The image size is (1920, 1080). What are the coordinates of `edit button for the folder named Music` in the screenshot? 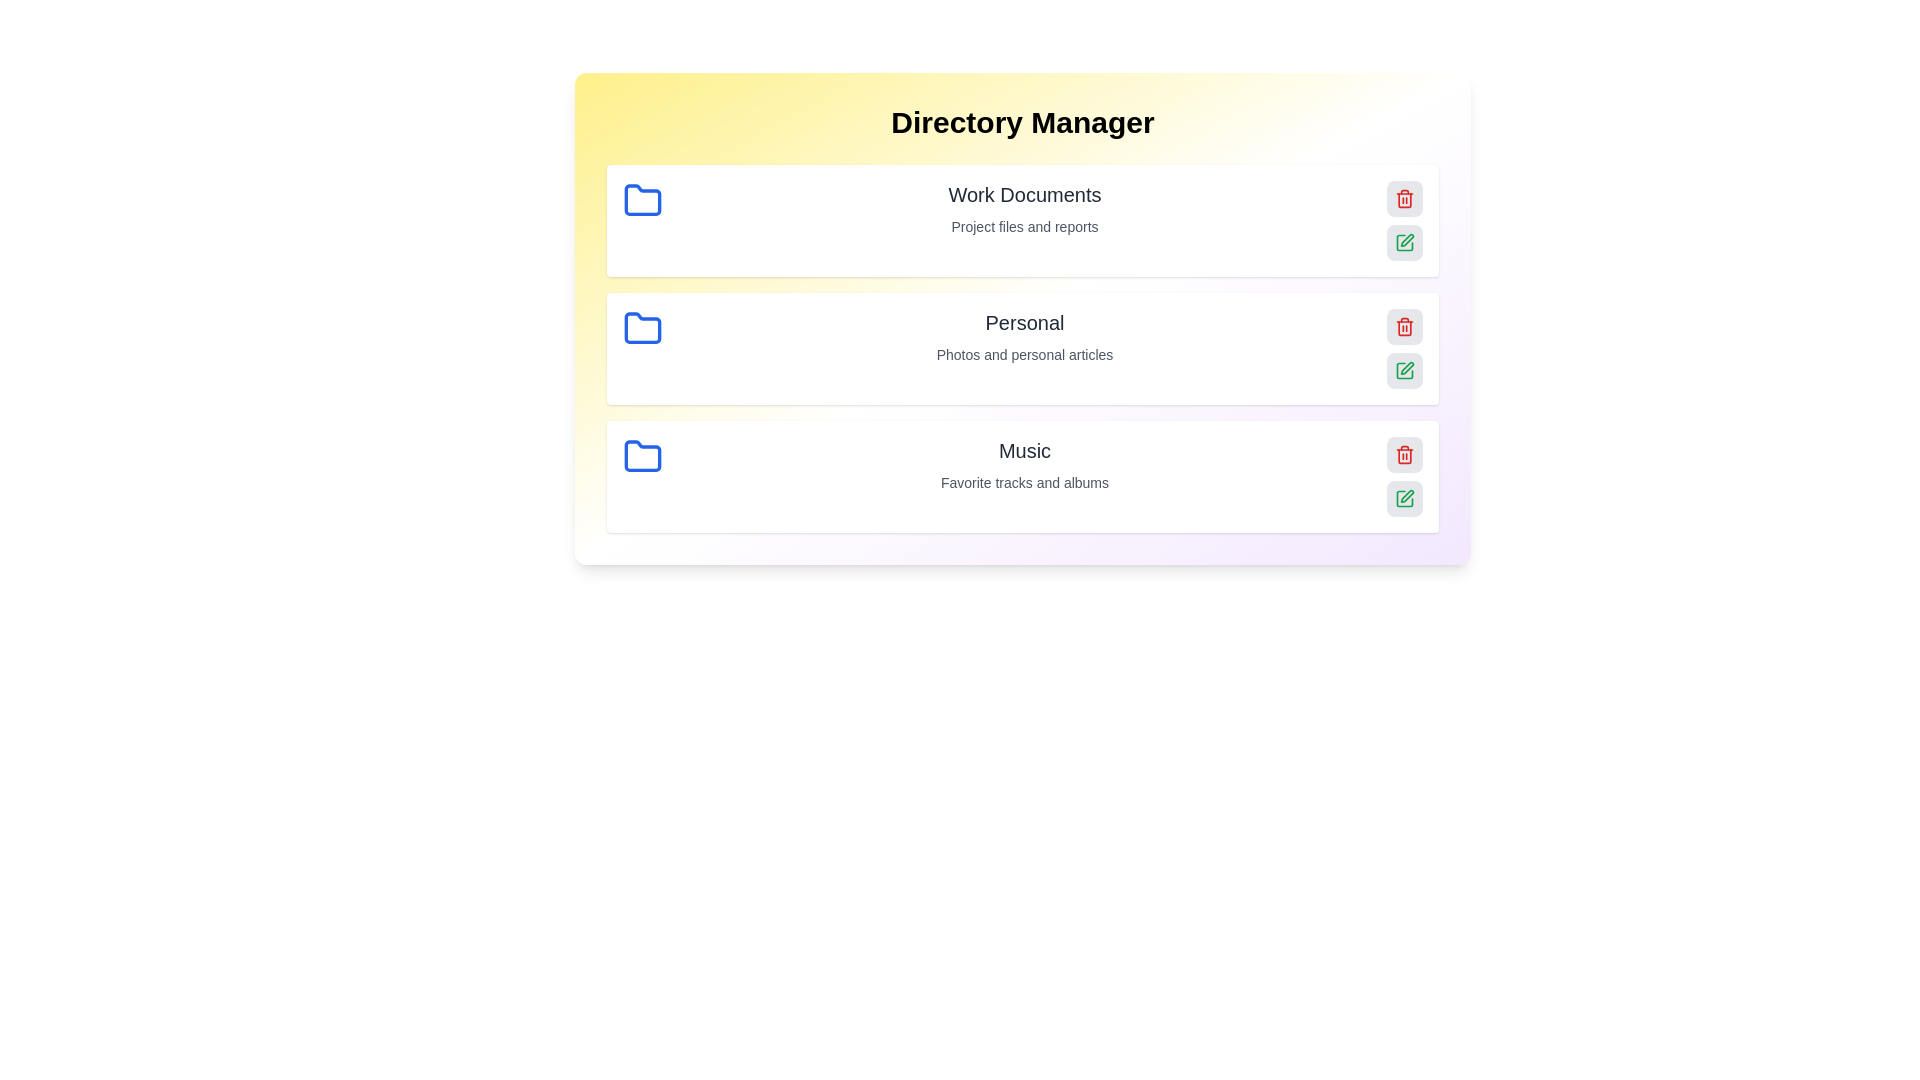 It's located at (1404, 497).